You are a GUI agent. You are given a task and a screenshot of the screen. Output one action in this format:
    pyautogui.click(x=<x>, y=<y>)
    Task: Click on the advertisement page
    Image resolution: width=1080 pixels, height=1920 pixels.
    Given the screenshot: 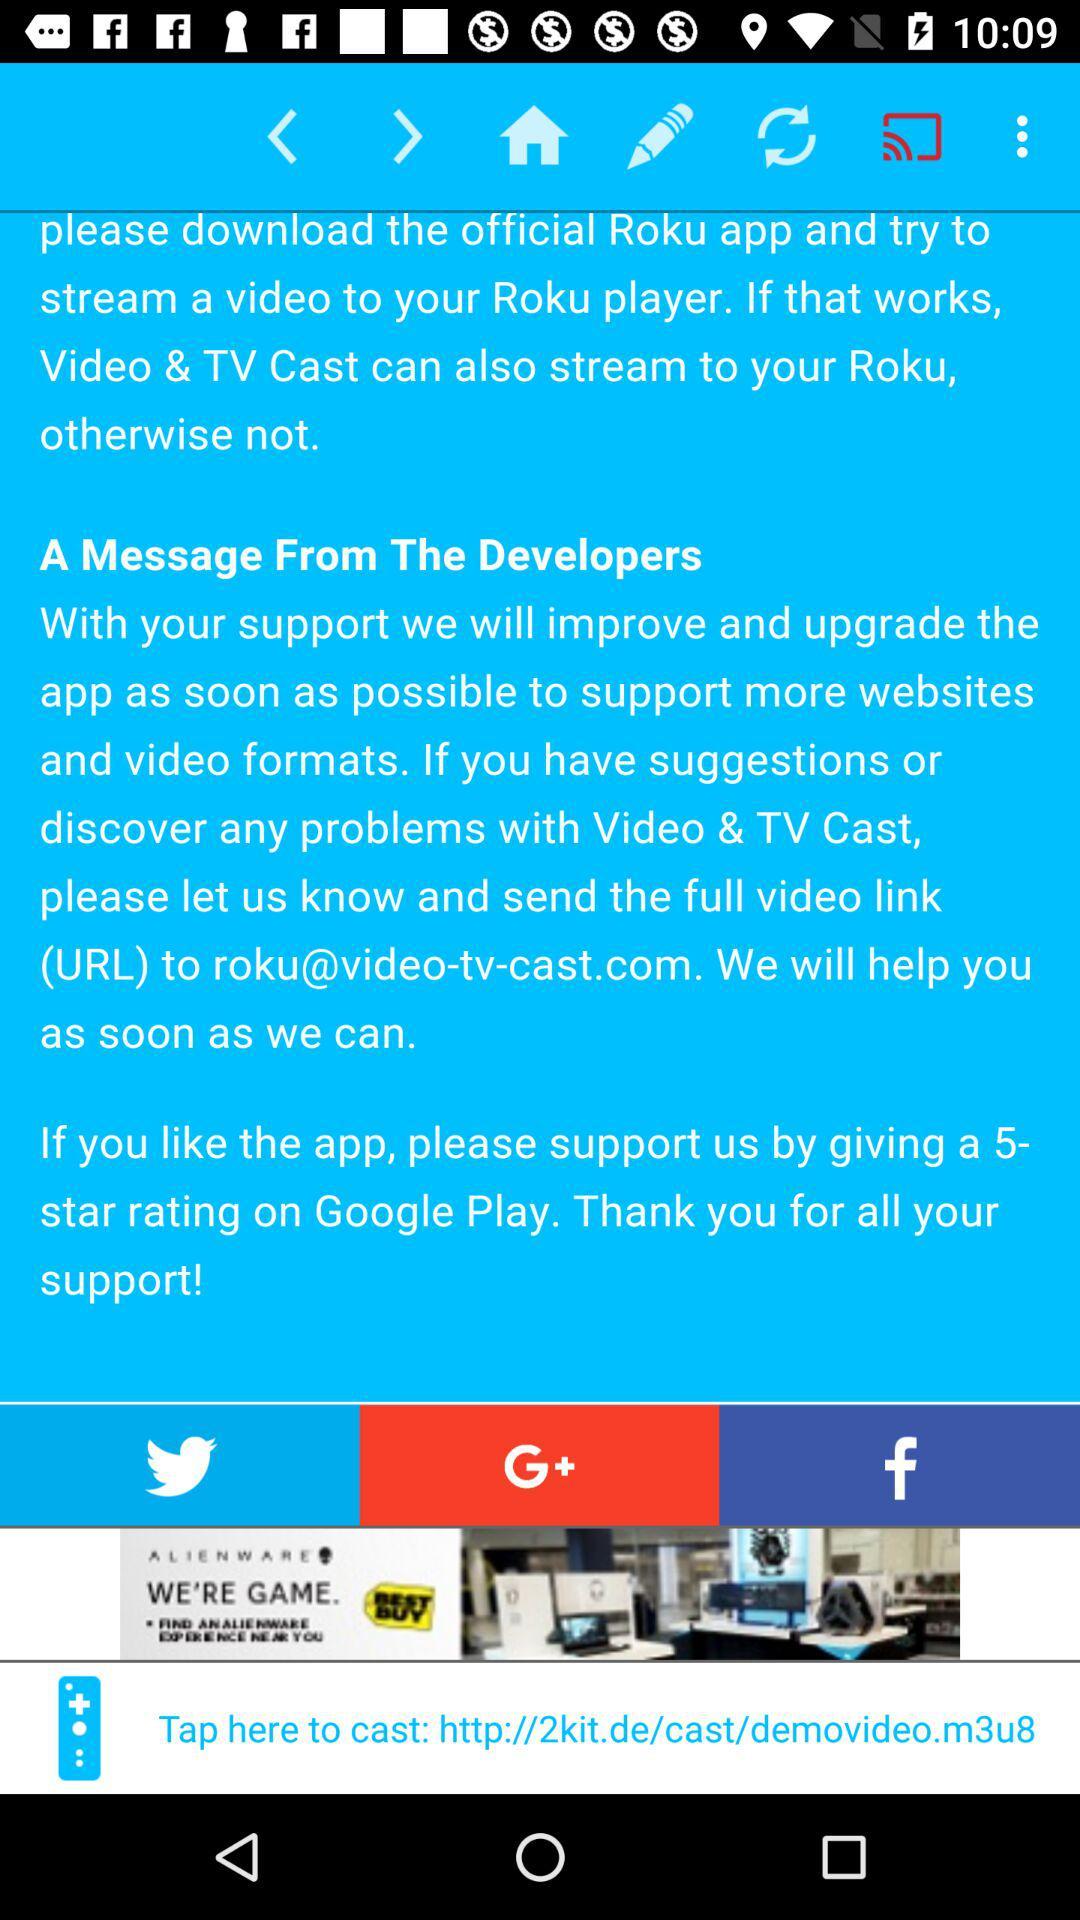 What is the action you would take?
    pyautogui.click(x=540, y=1593)
    